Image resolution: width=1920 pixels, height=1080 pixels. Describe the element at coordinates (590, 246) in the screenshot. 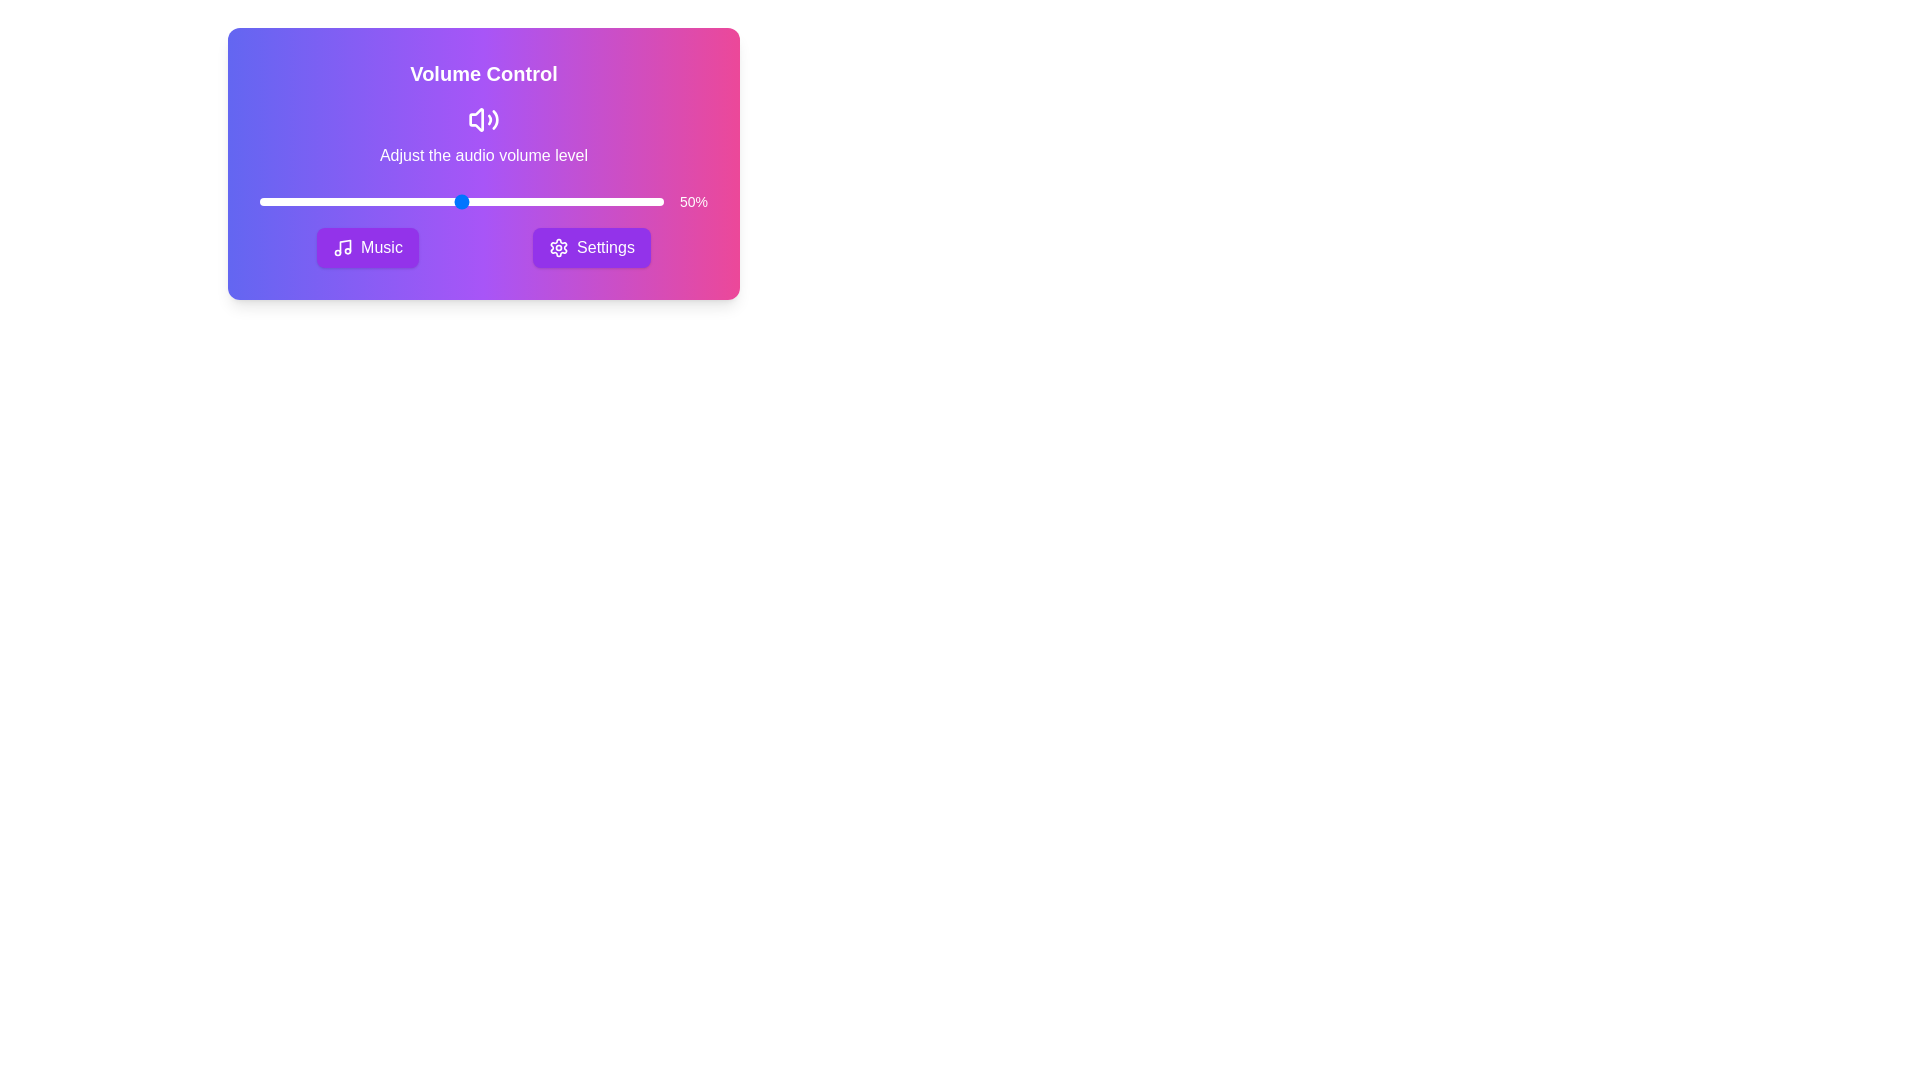

I see `the 'Settings' button` at that location.